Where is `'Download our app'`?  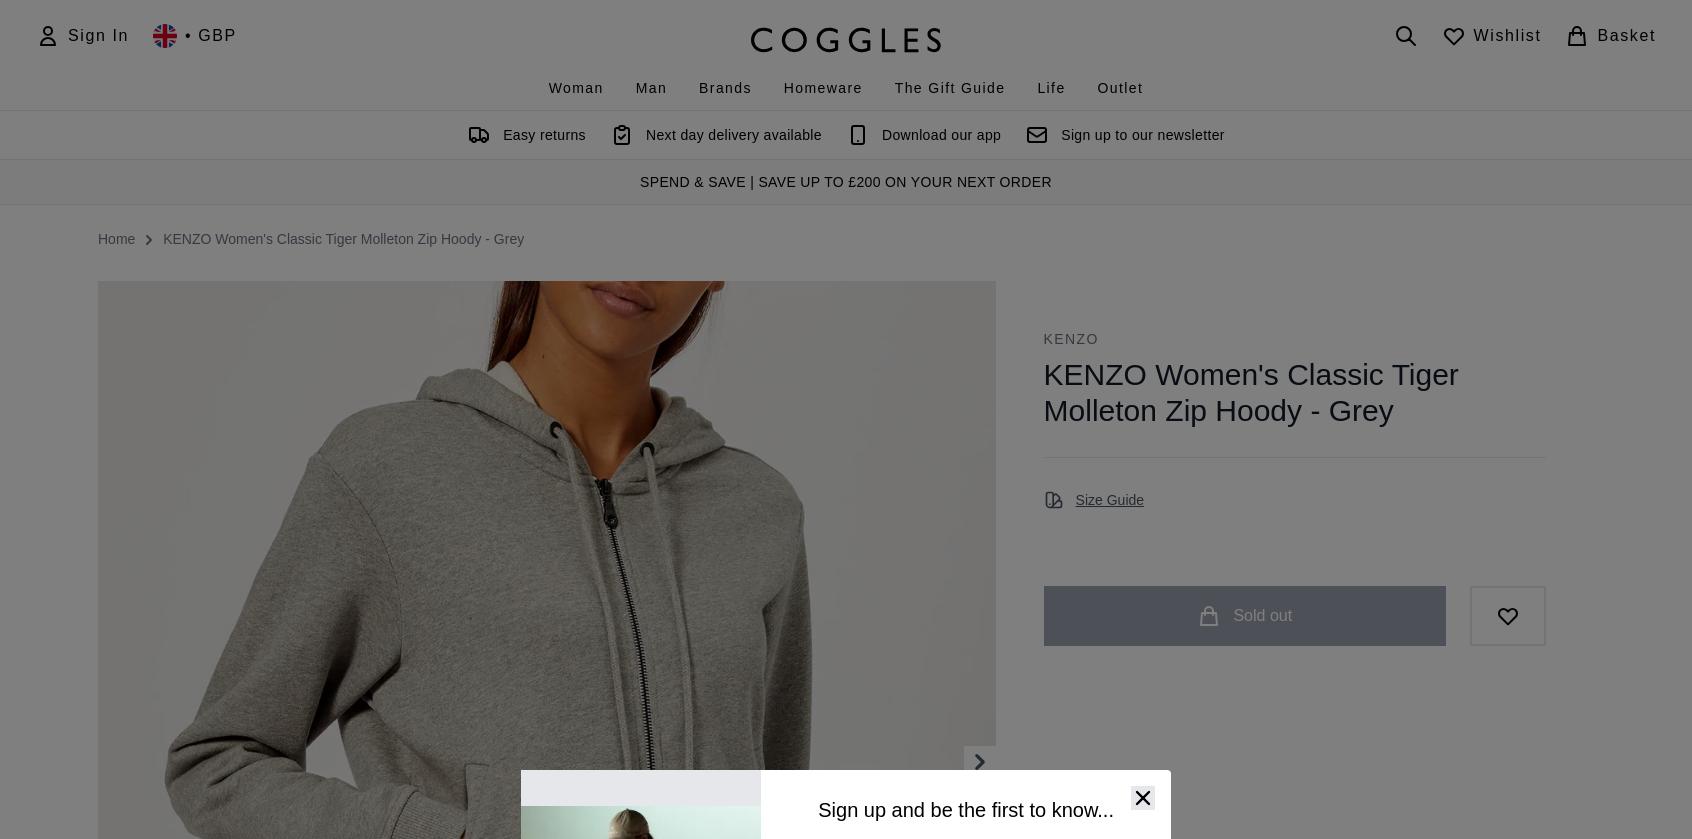
'Download our app' is located at coordinates (940, 134).